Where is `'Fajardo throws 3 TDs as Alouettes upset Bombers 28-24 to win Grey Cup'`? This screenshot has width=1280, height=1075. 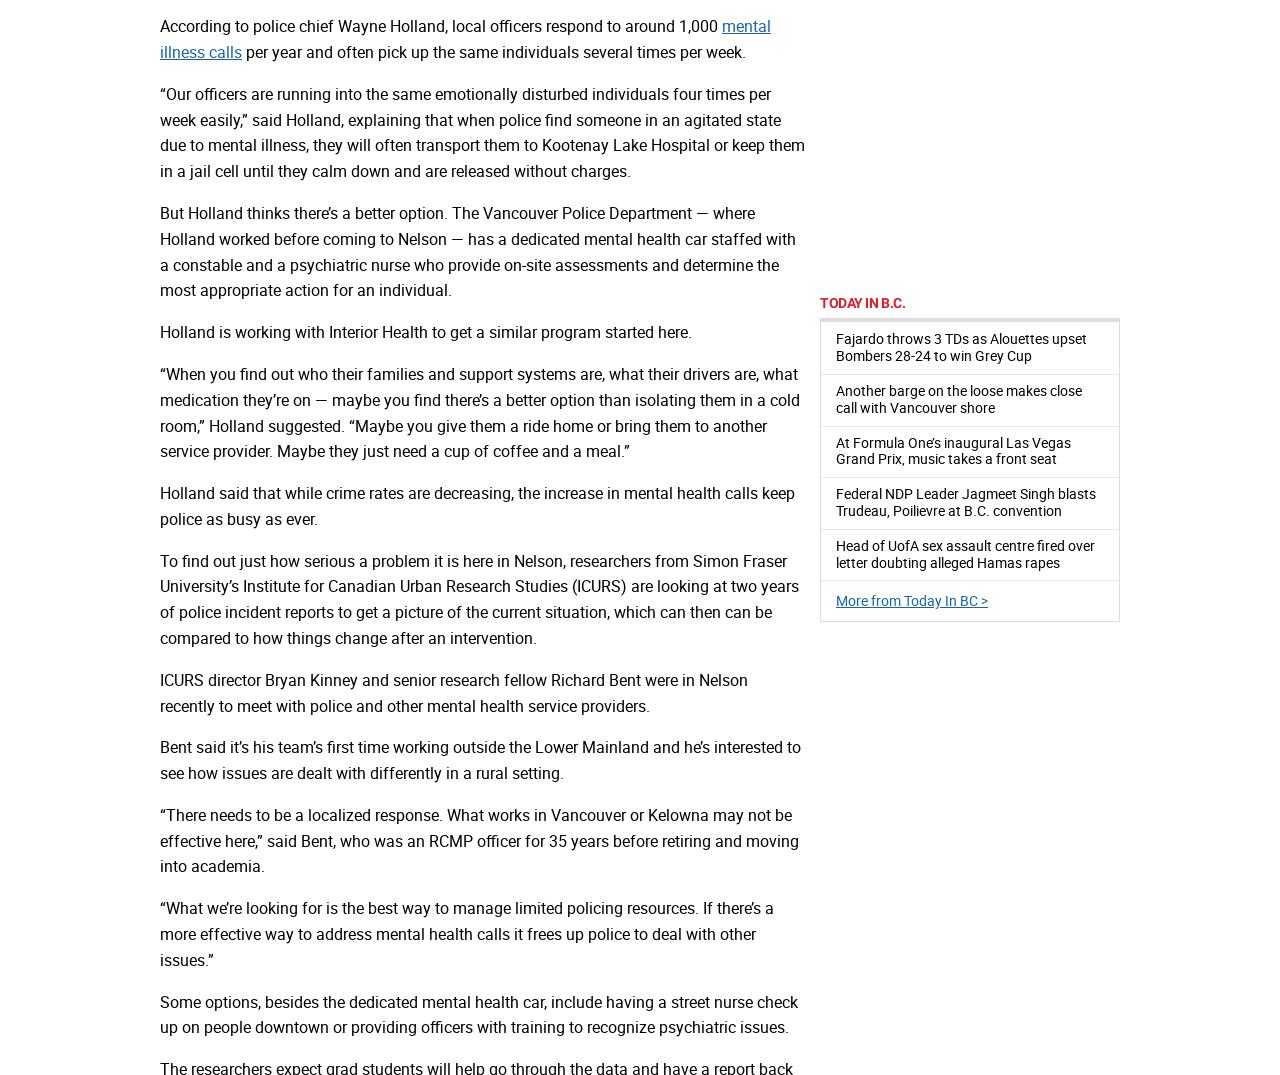
'Fajardo throws 3 TDs as Alouettes upset Bombers 28-24 to win Grey Cup' is located at coordinates (961, 347).